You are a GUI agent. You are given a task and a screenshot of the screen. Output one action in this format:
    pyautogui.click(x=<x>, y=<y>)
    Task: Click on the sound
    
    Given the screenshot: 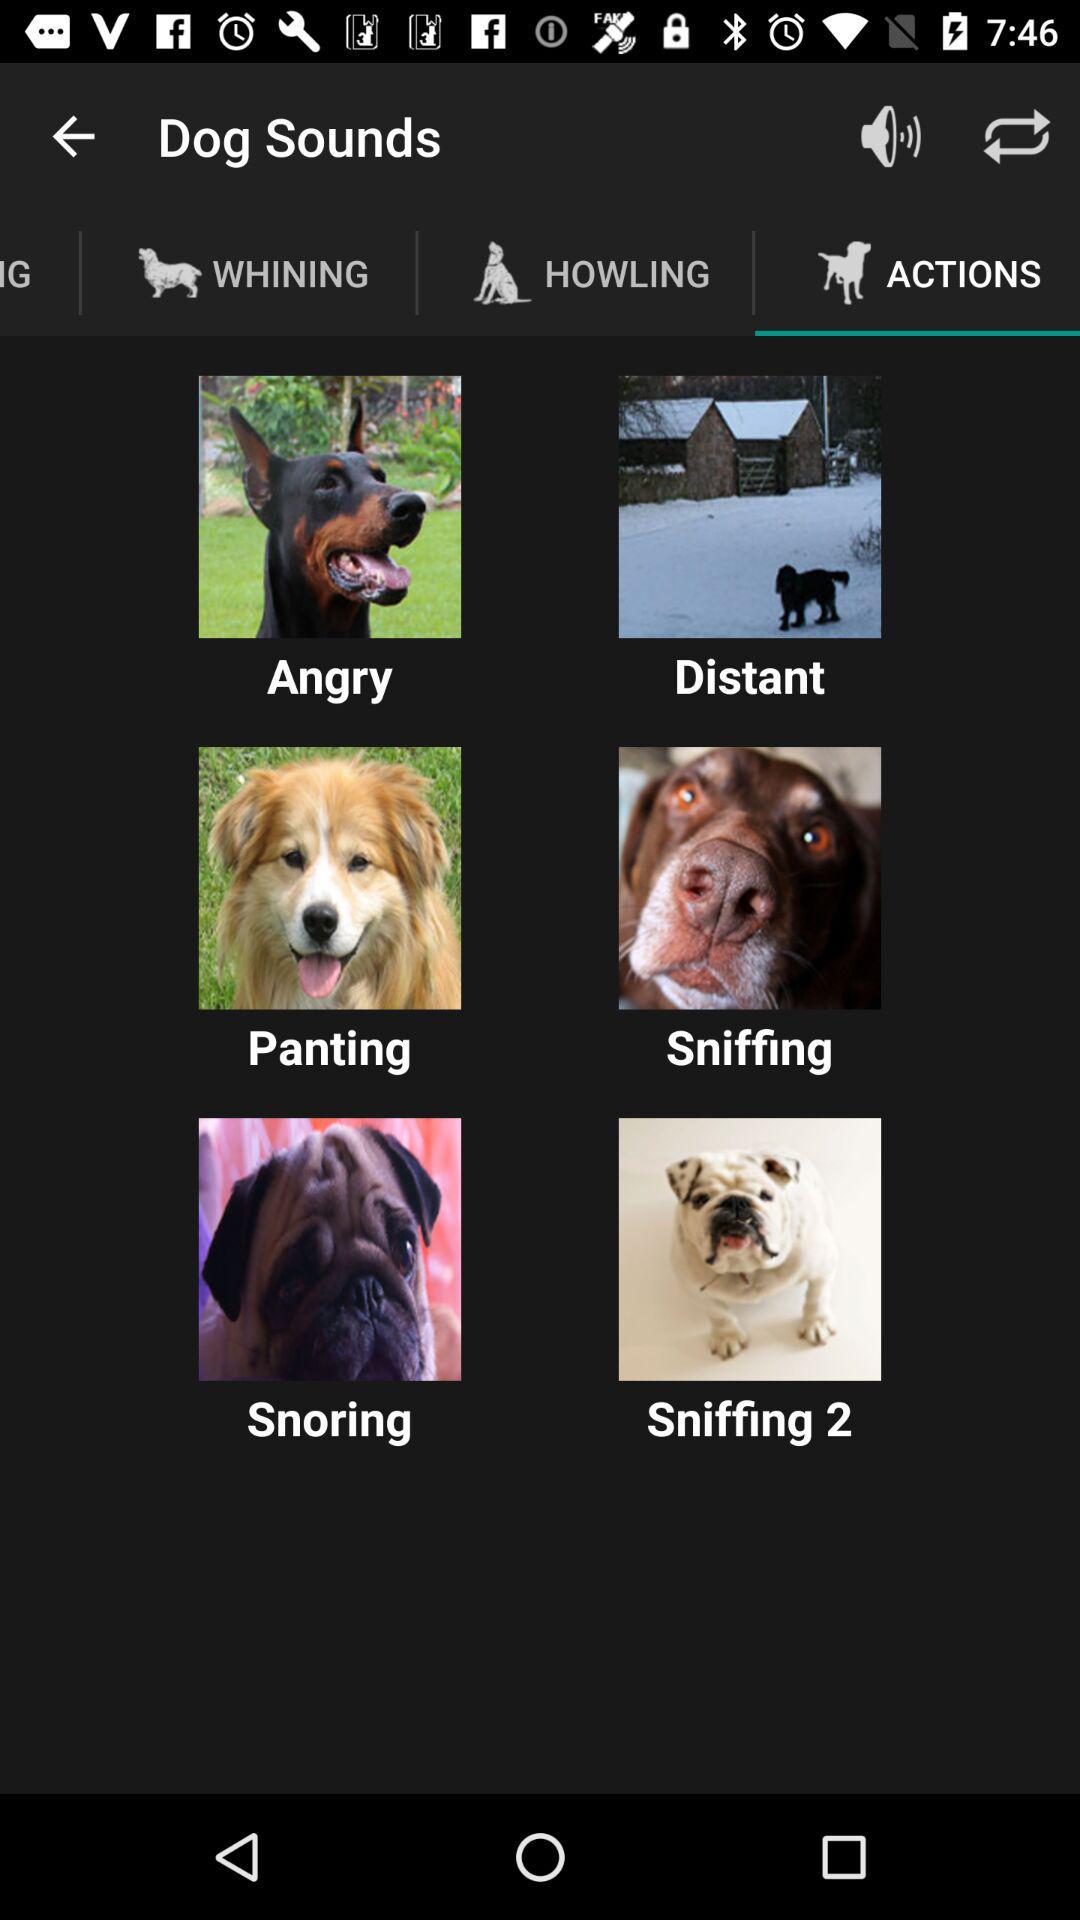 What is the action you would take?
    pyautogui.click(x=329, y=878)
    